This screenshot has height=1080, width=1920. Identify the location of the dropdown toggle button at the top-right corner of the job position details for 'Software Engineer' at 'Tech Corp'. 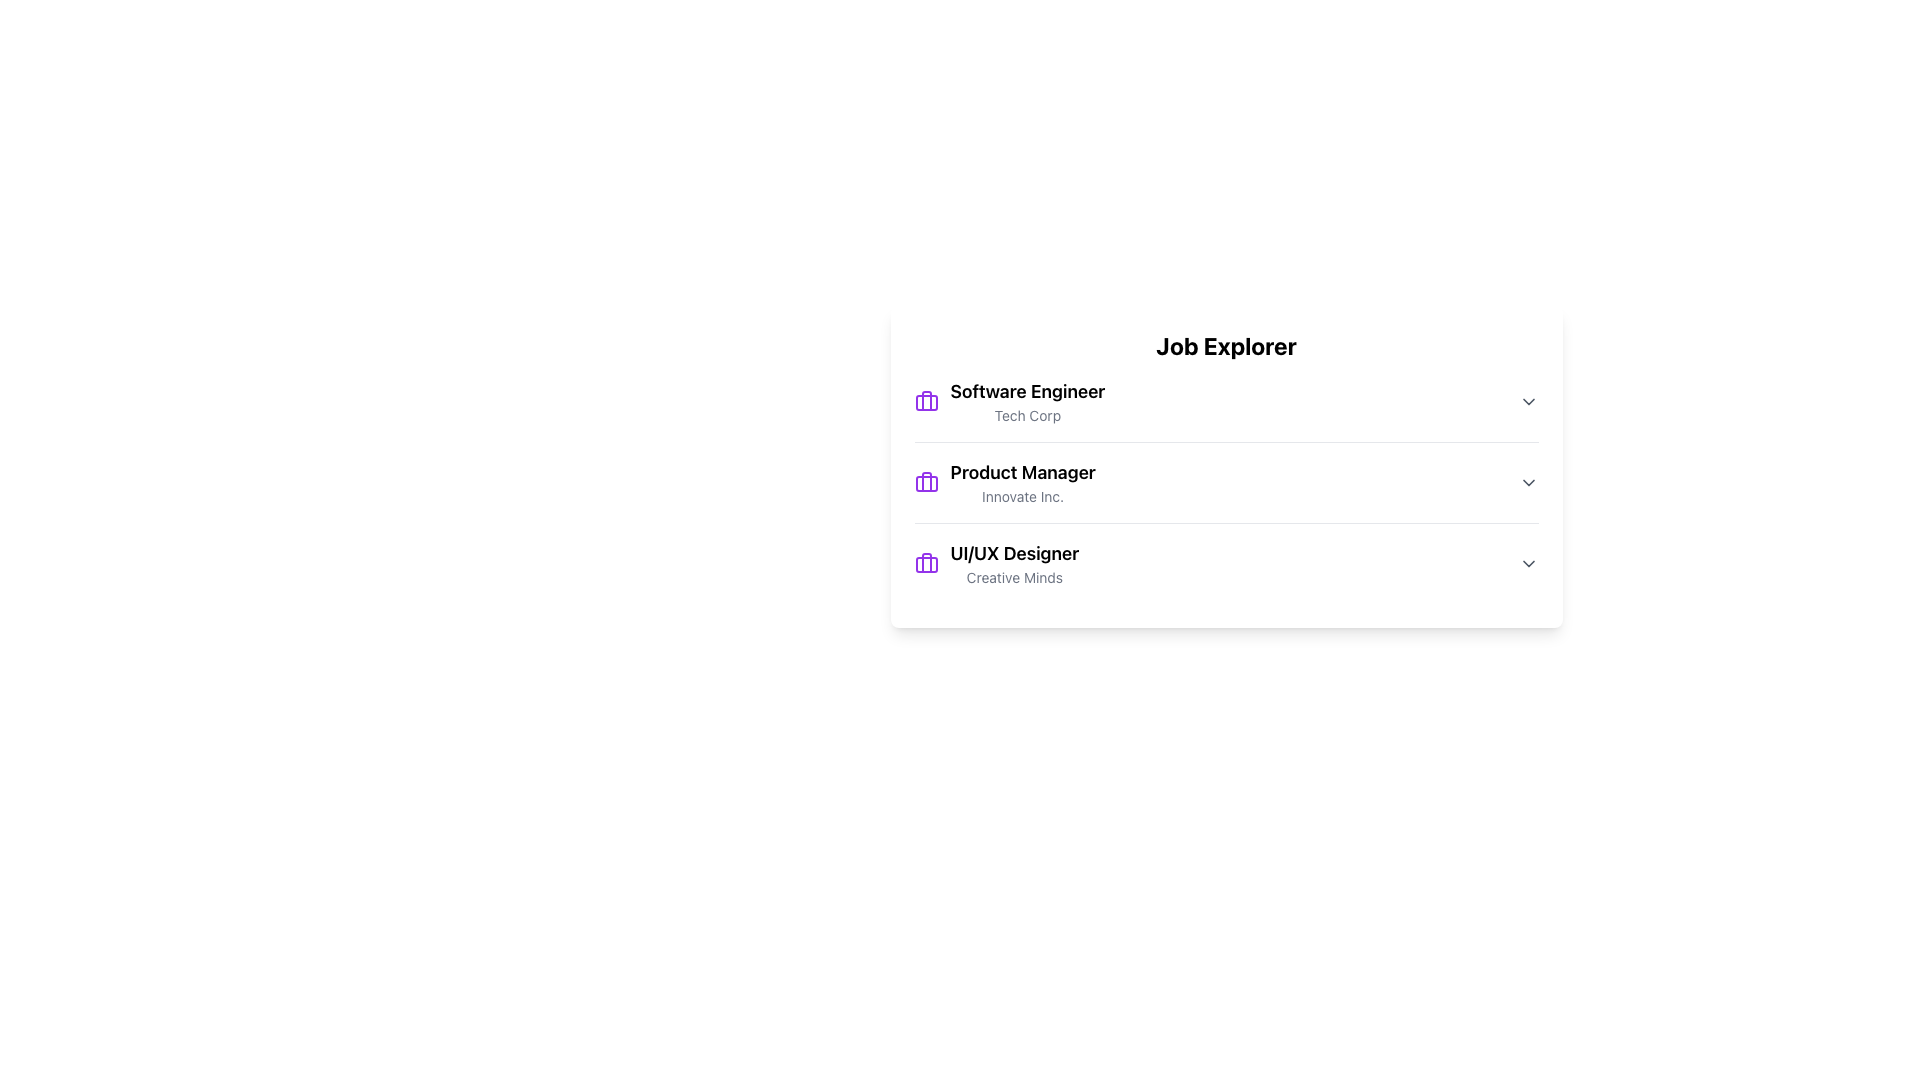
(1527, 401).